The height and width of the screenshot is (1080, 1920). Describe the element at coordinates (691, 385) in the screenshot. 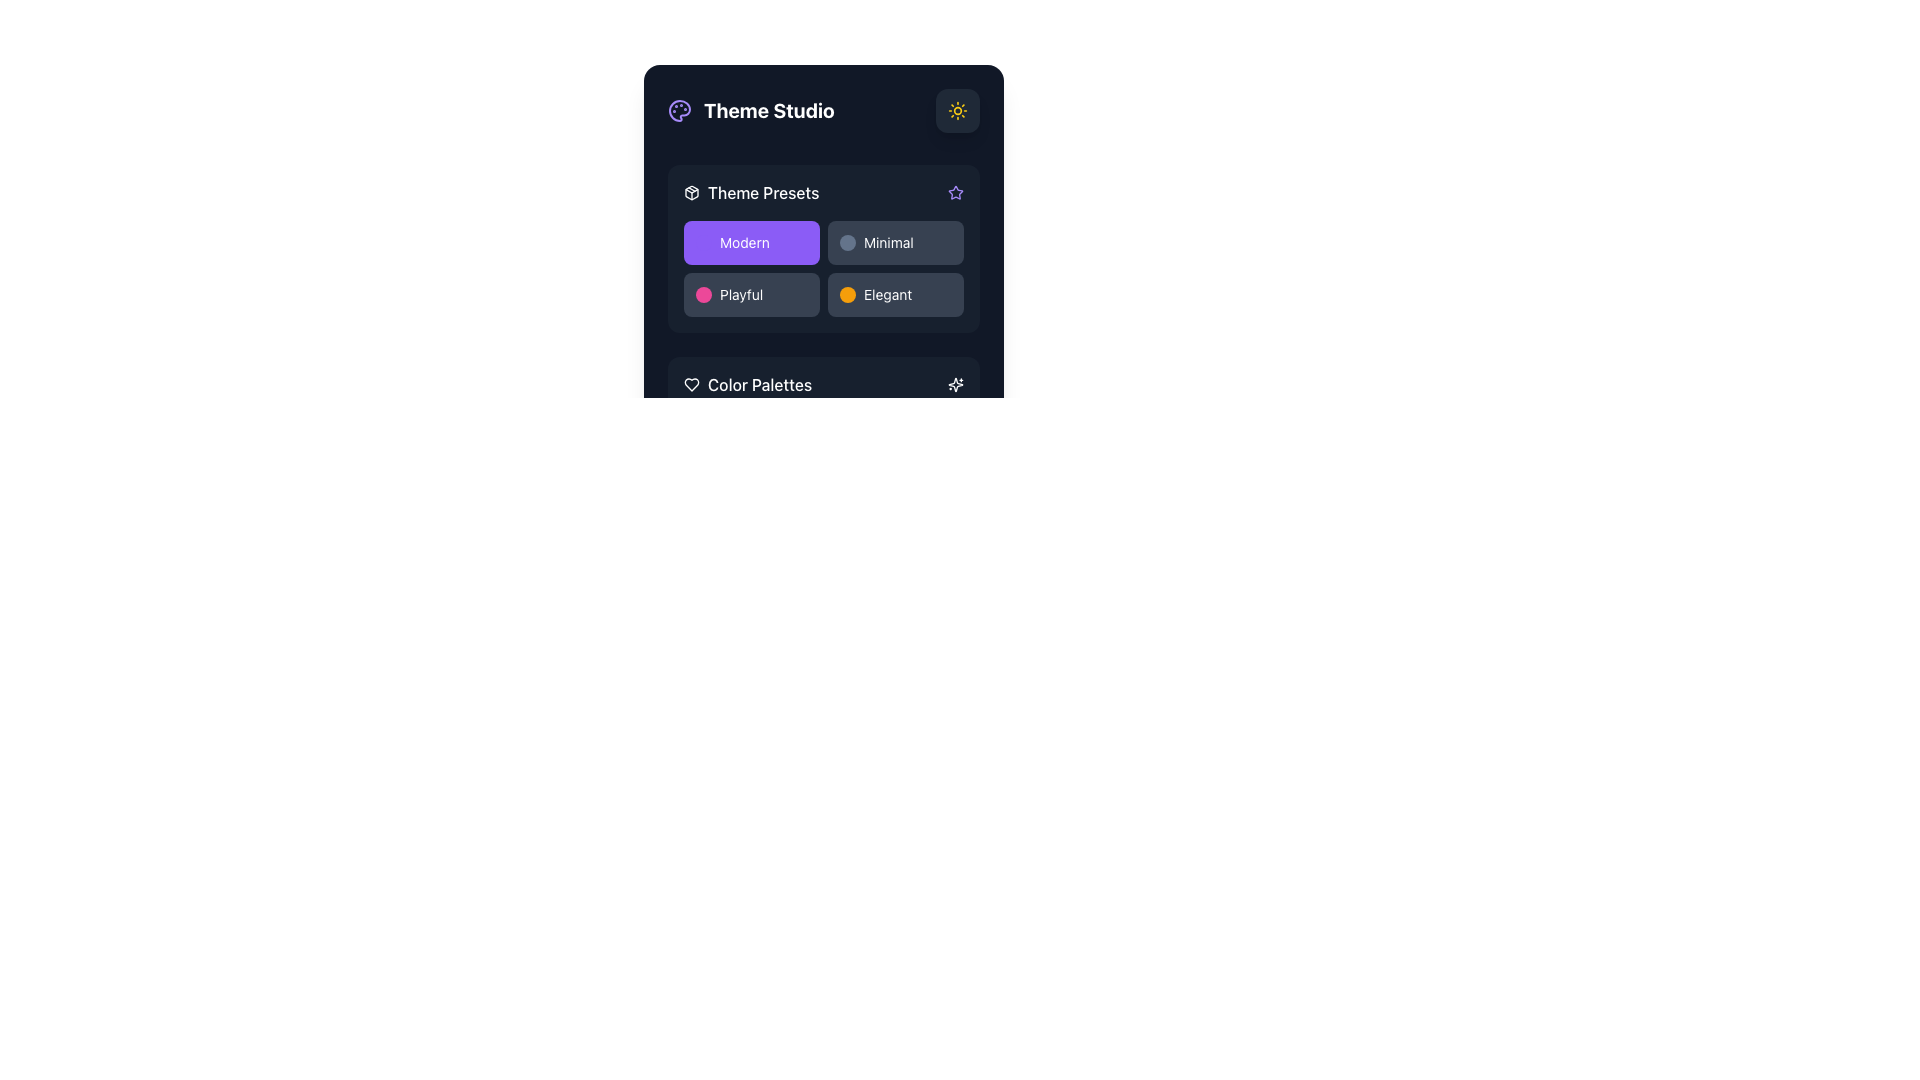

I see `the heart icon located to the left of the 'Color Palettes' text to interact with it` at that location.